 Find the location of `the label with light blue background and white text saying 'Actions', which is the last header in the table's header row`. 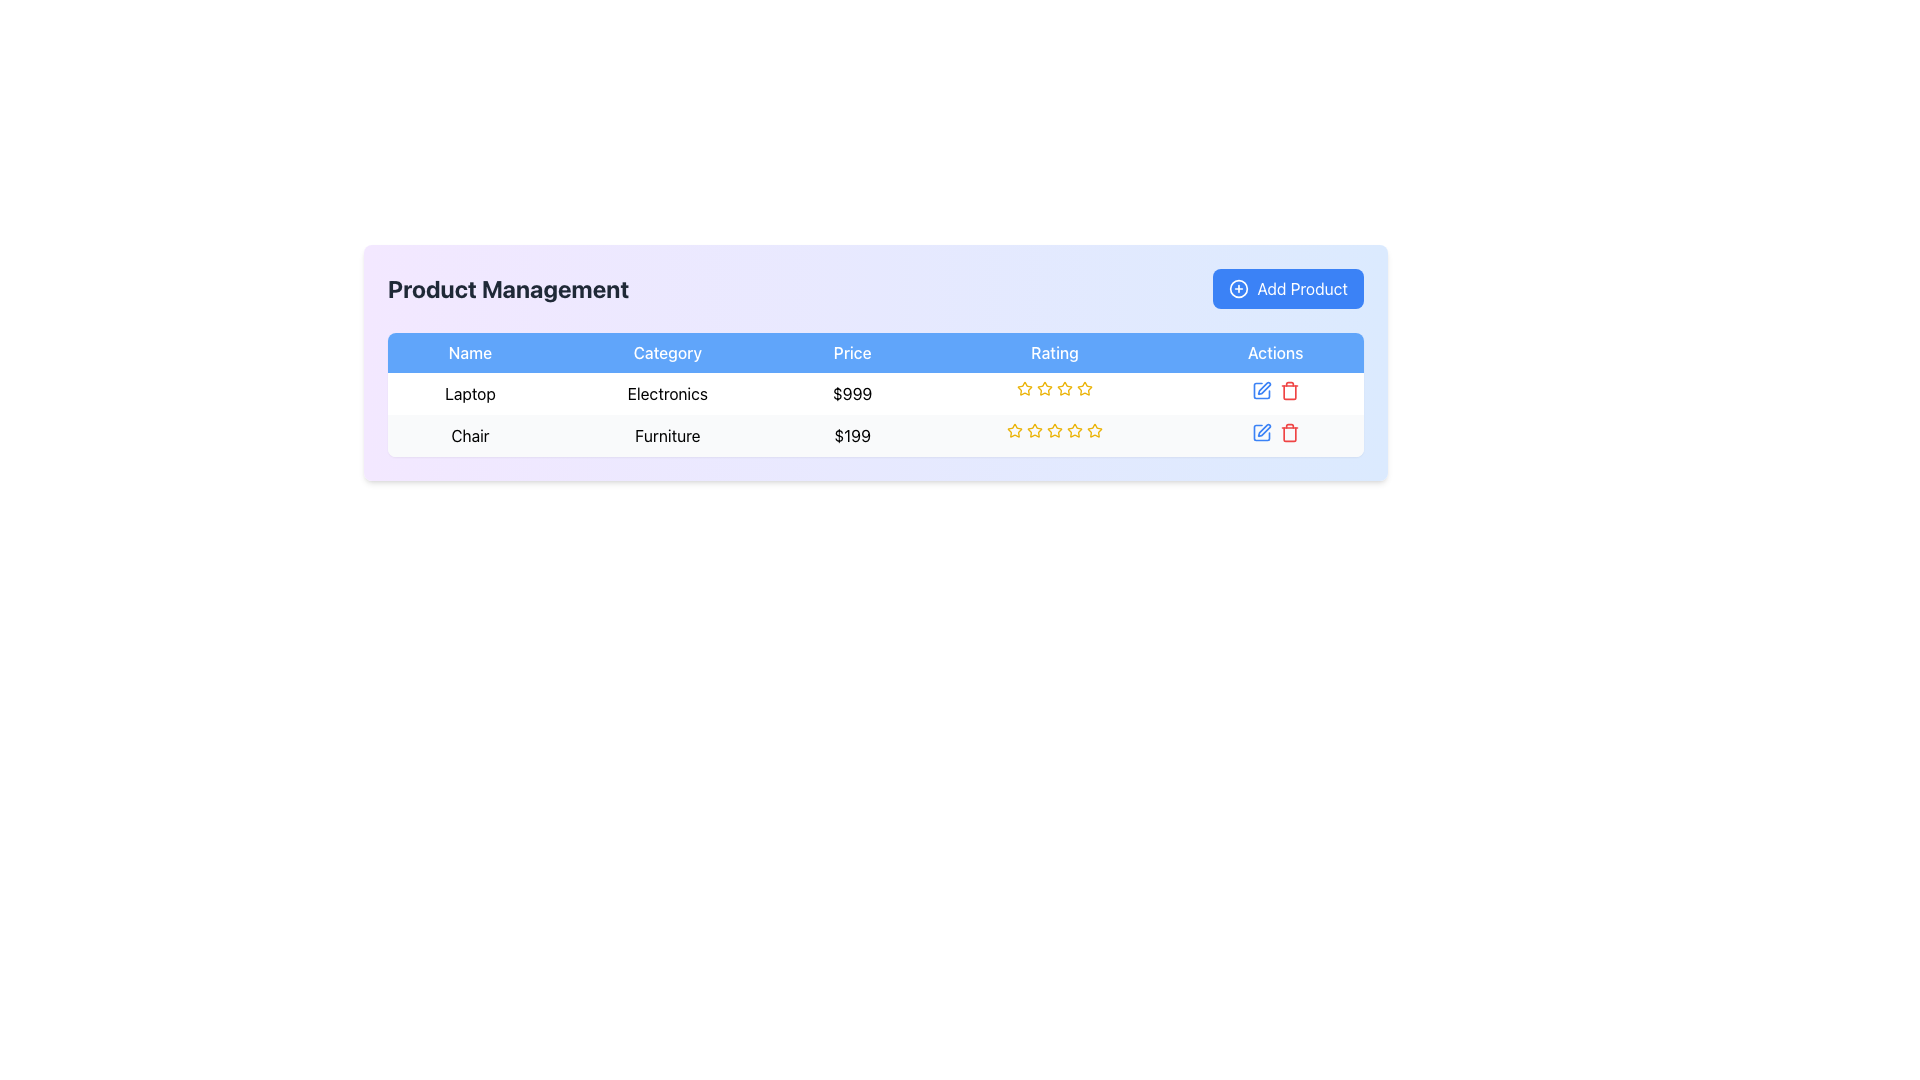

the label with light blue background and white text saying 'Actions', which is the last header in the table's header row is located at coordinates (1274, 352).